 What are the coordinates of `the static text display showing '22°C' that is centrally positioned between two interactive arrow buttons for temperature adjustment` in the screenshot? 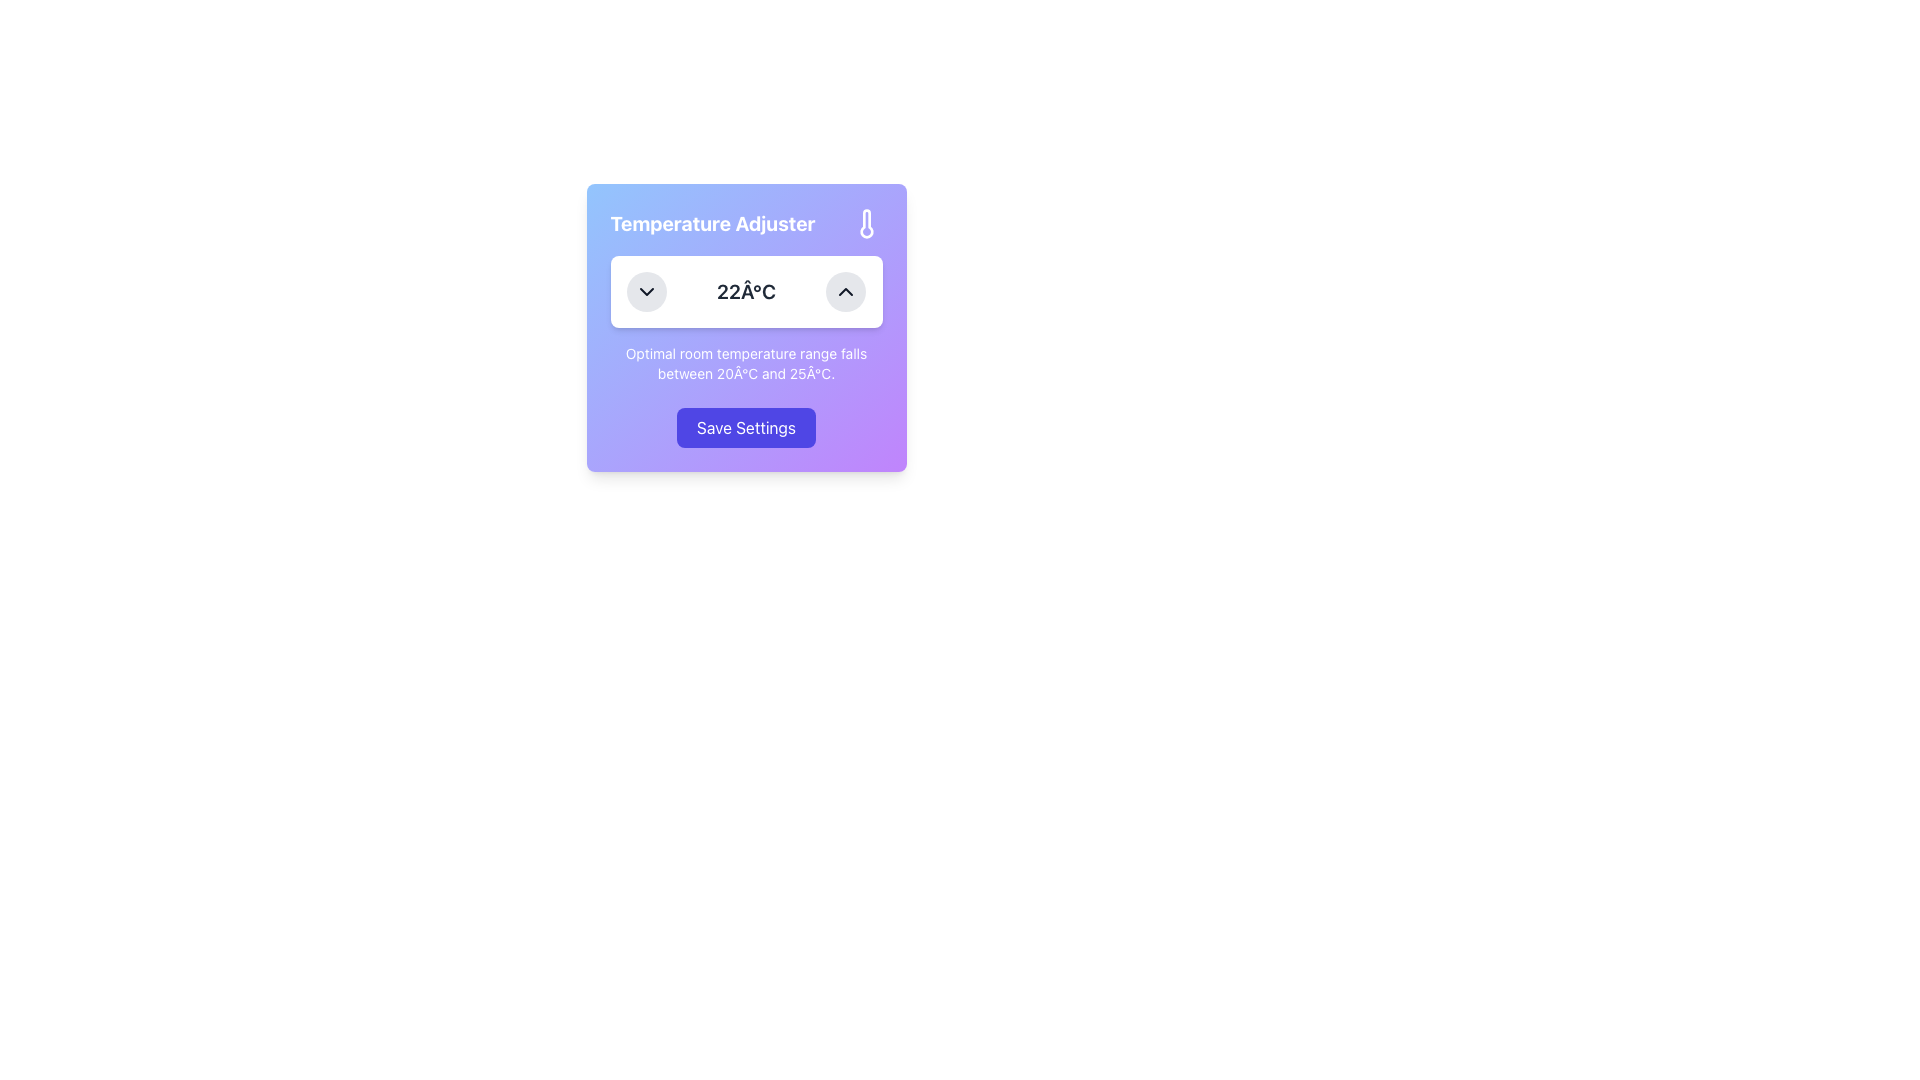 It's located at (745, 292).